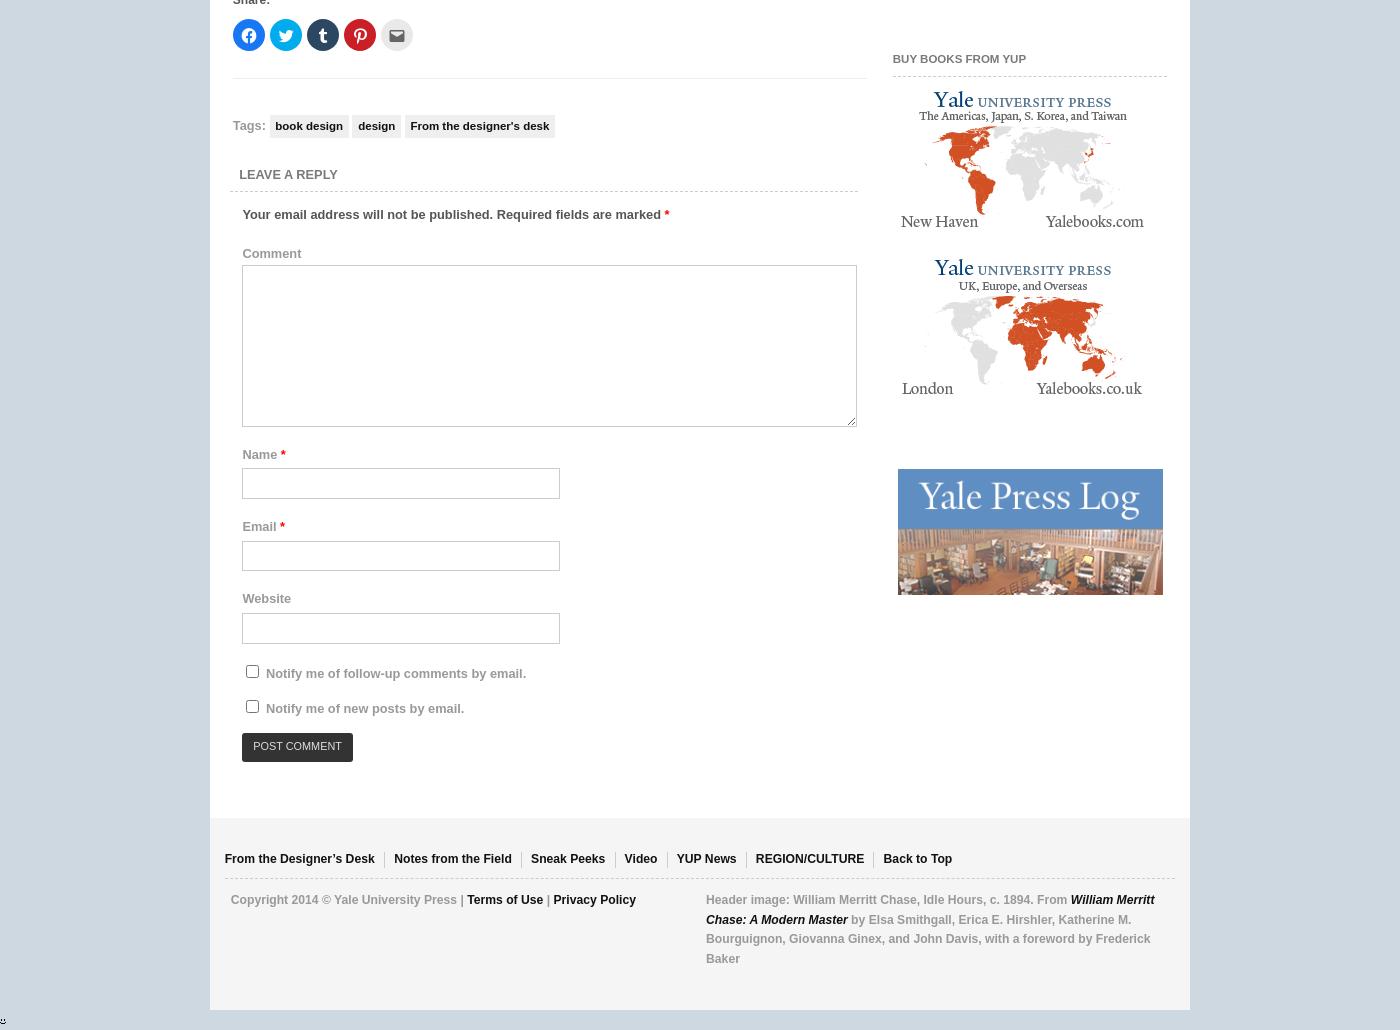 This screenshot has height=1030, width=1400. What do you see at coordinates (242, 526) in the screenshot?
I see `'Email'` at bounding box center [242, 526].